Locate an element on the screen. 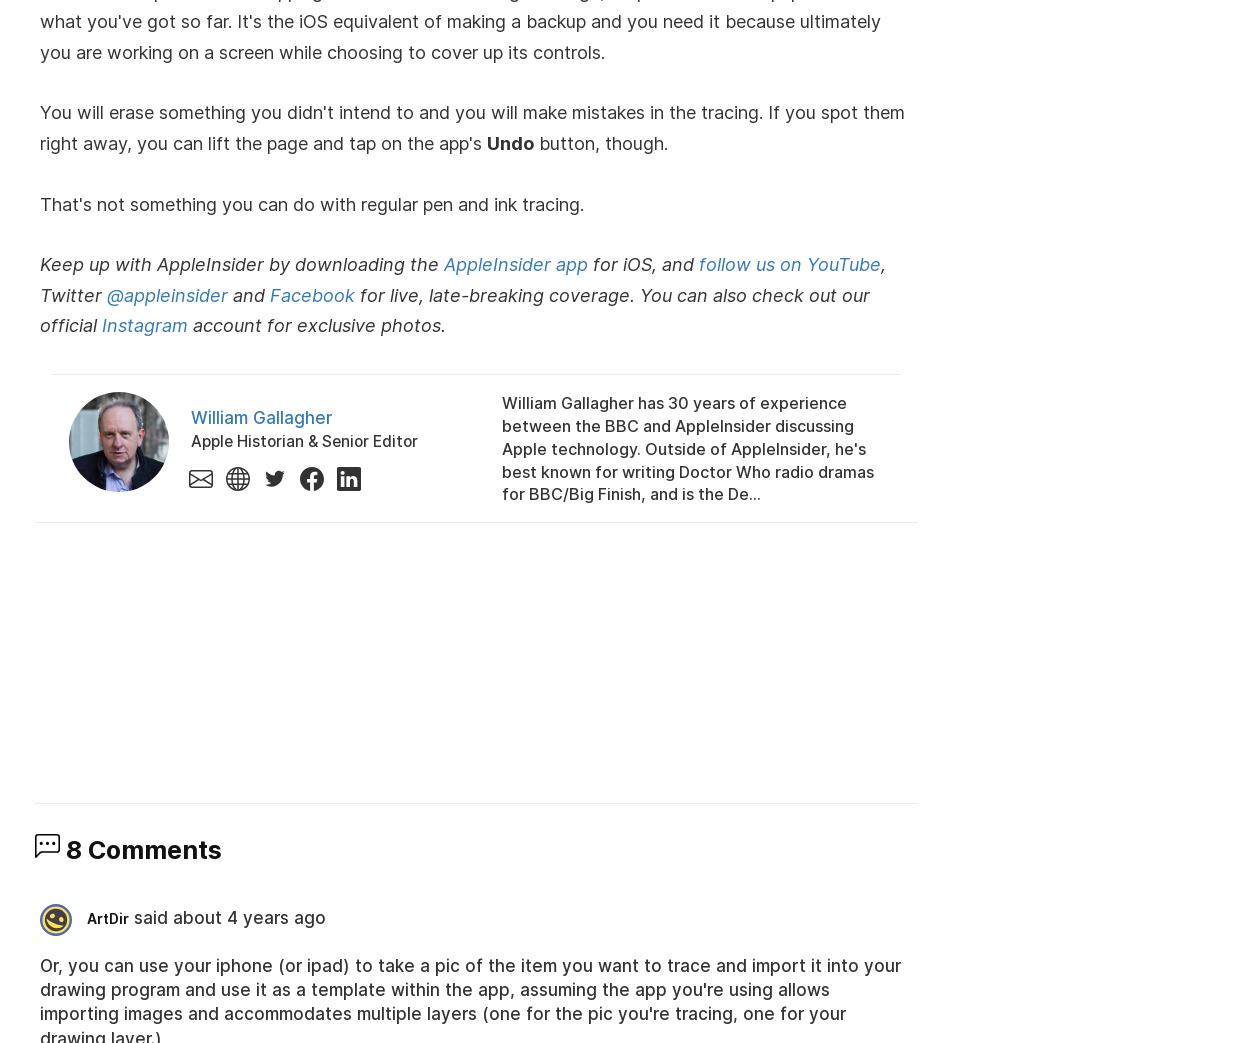 The height and width of the screenshot is (1043, 1250). 'William Gallagher' is located at coordinates (261, 418).